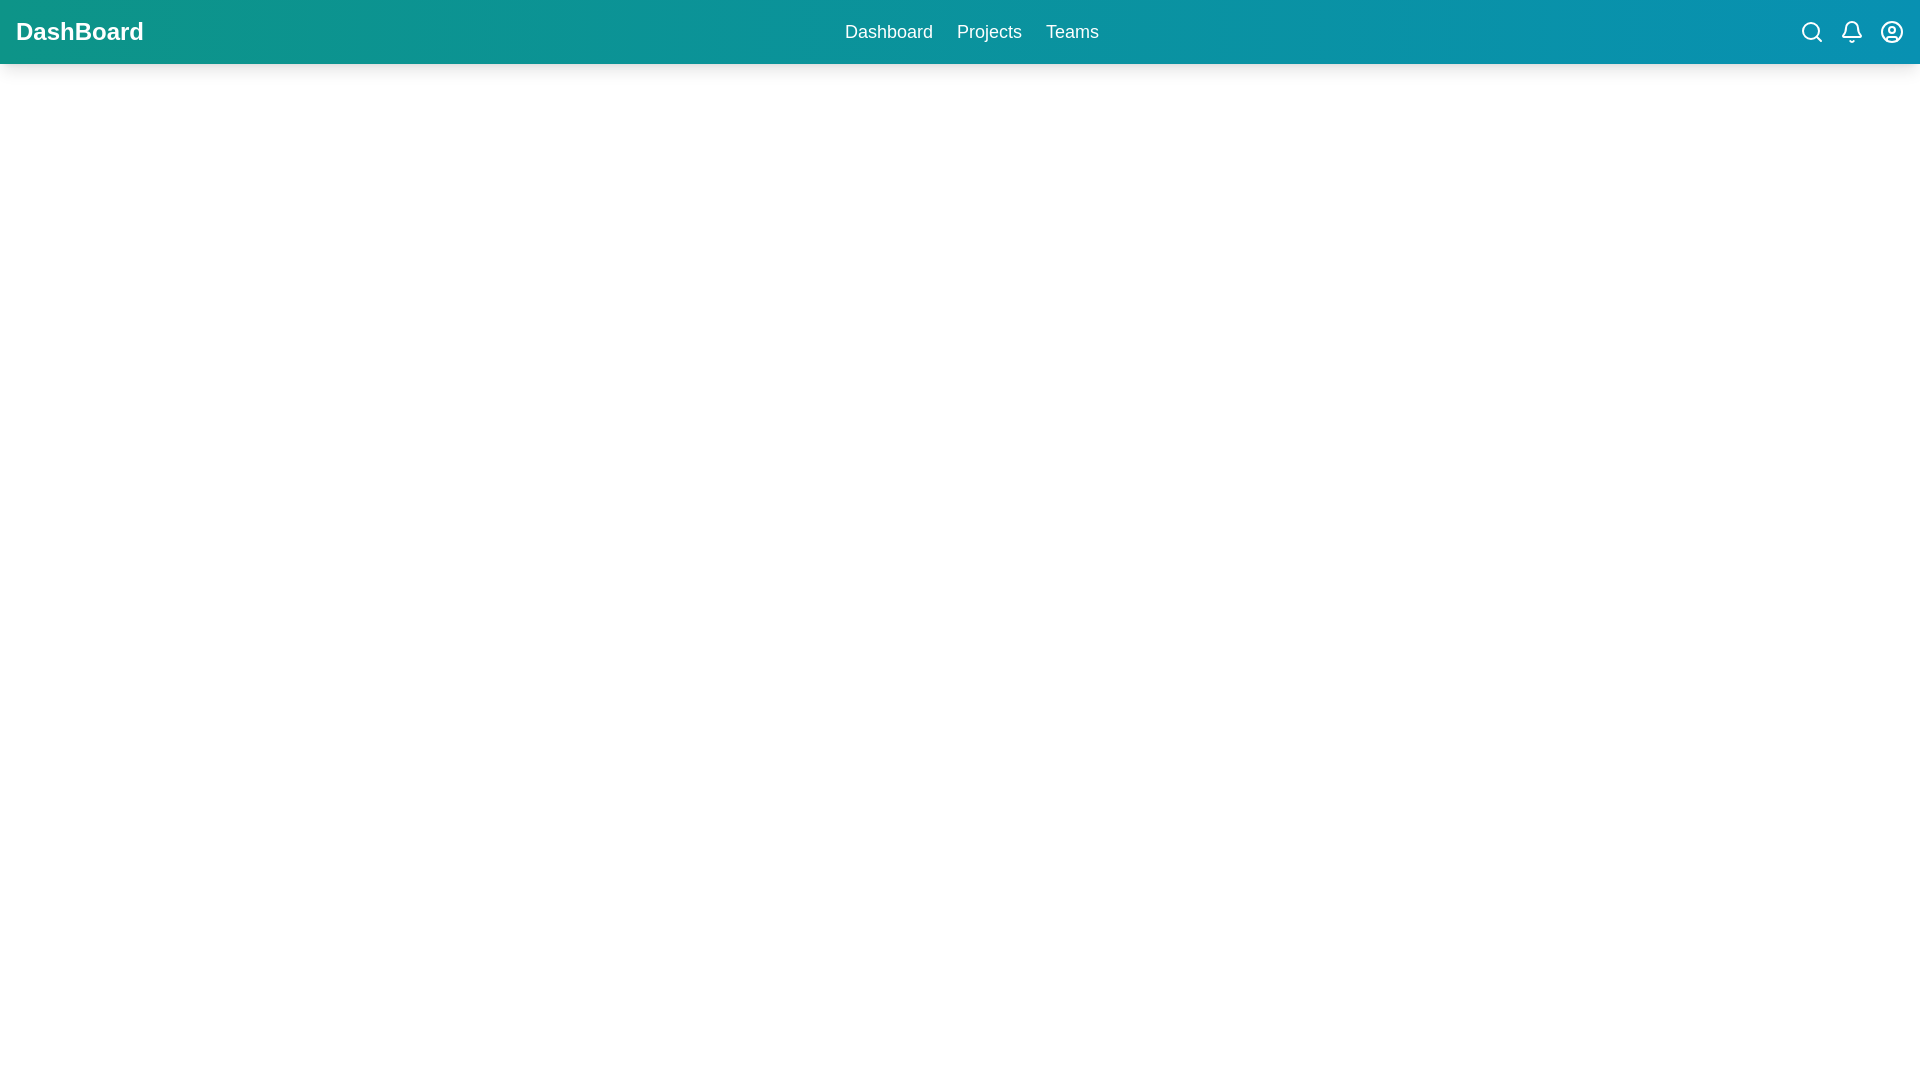 This screenshot has height=1080, width=1920. What do you see at coordinates (1811, 31) in the screenshot?
I see `the magnifying glass icon button in the top-right section of the header bar` at bounding box center [1811, 31].